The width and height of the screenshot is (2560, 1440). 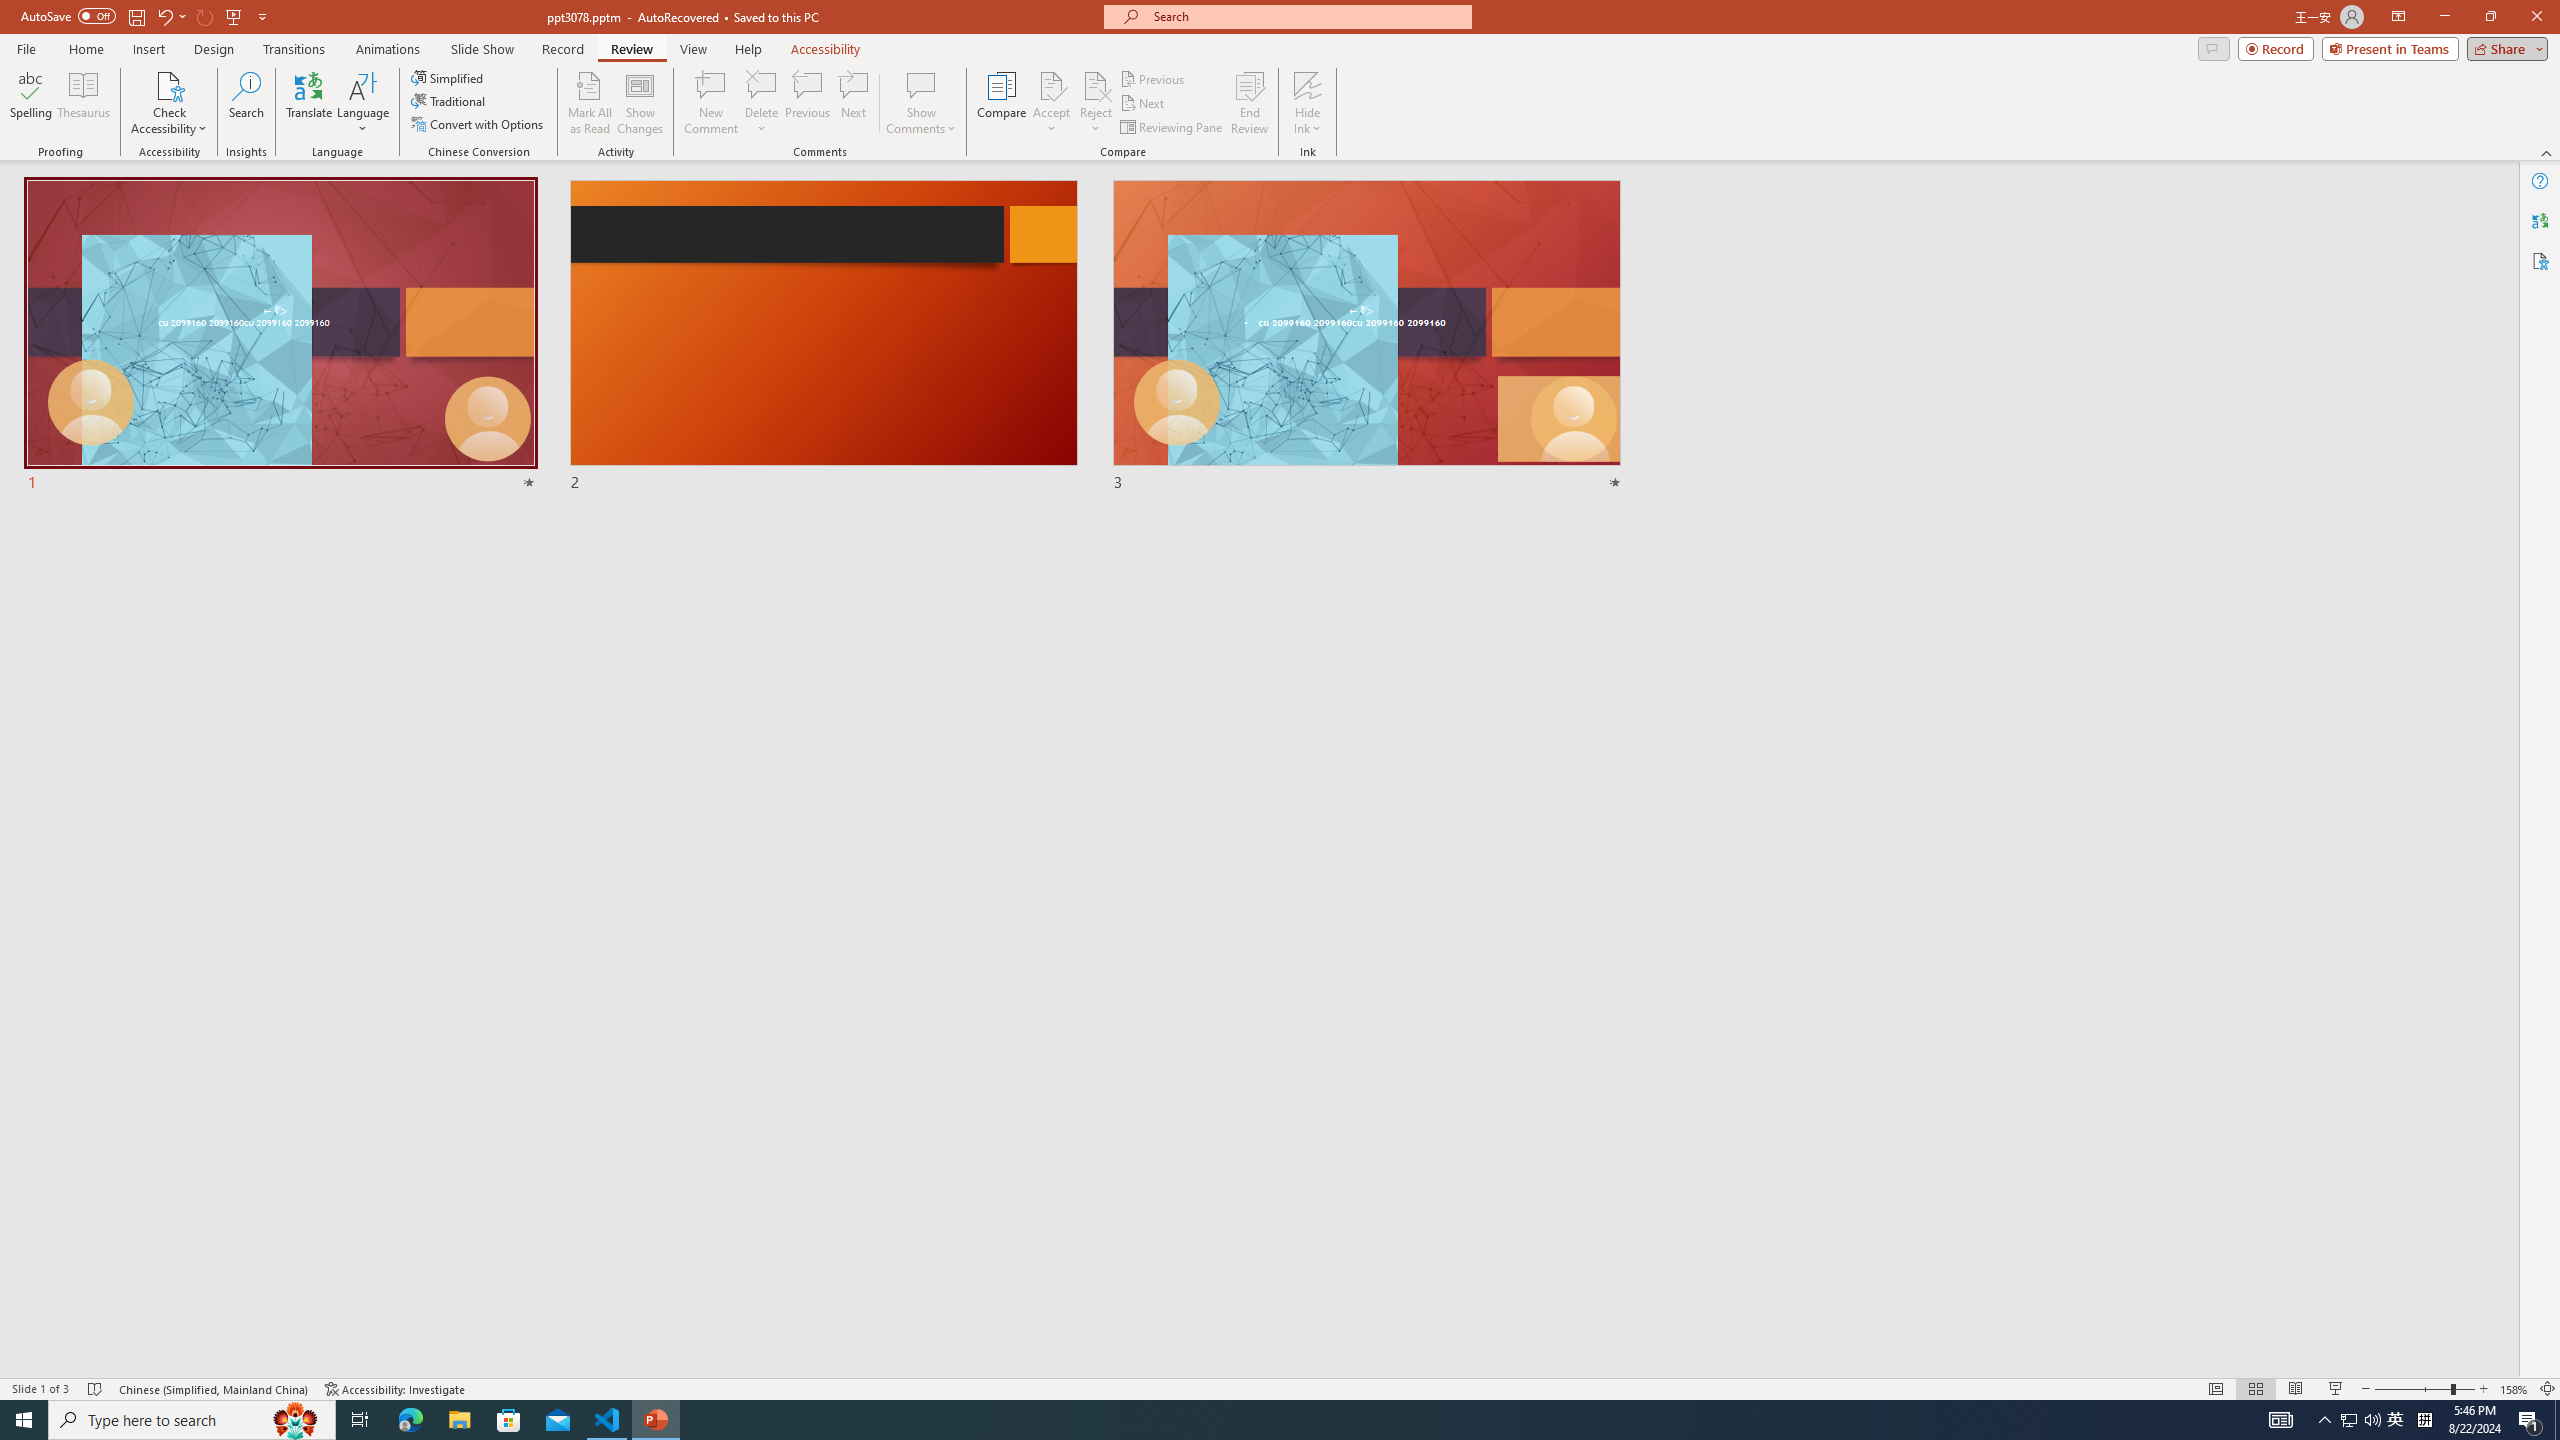 What do you see at coordinates (1171, 127) in the screenshot?
I see `'Reviewing Pane'` at bounding box center [1171, 127].